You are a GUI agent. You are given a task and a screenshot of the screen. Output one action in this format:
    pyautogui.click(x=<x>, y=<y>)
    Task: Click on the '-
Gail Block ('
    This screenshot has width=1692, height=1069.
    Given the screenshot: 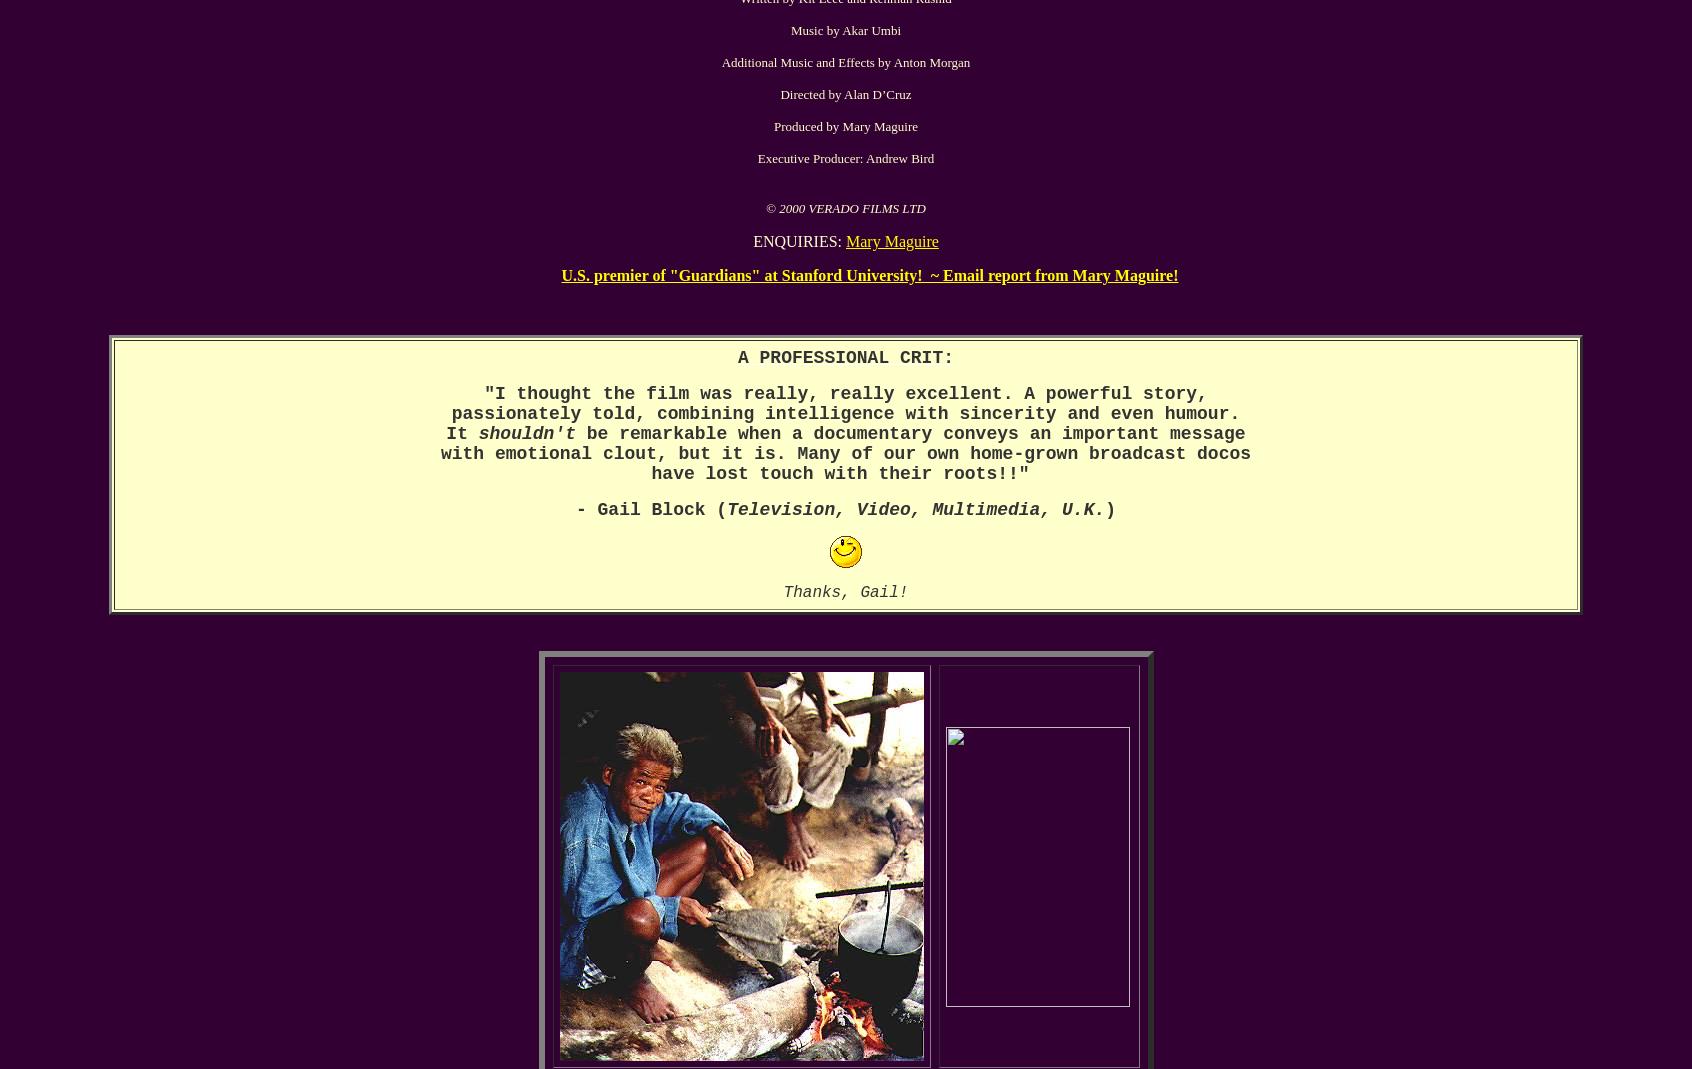 What is the action you would take?
    pyautogui.click(x=573, y=509)
    